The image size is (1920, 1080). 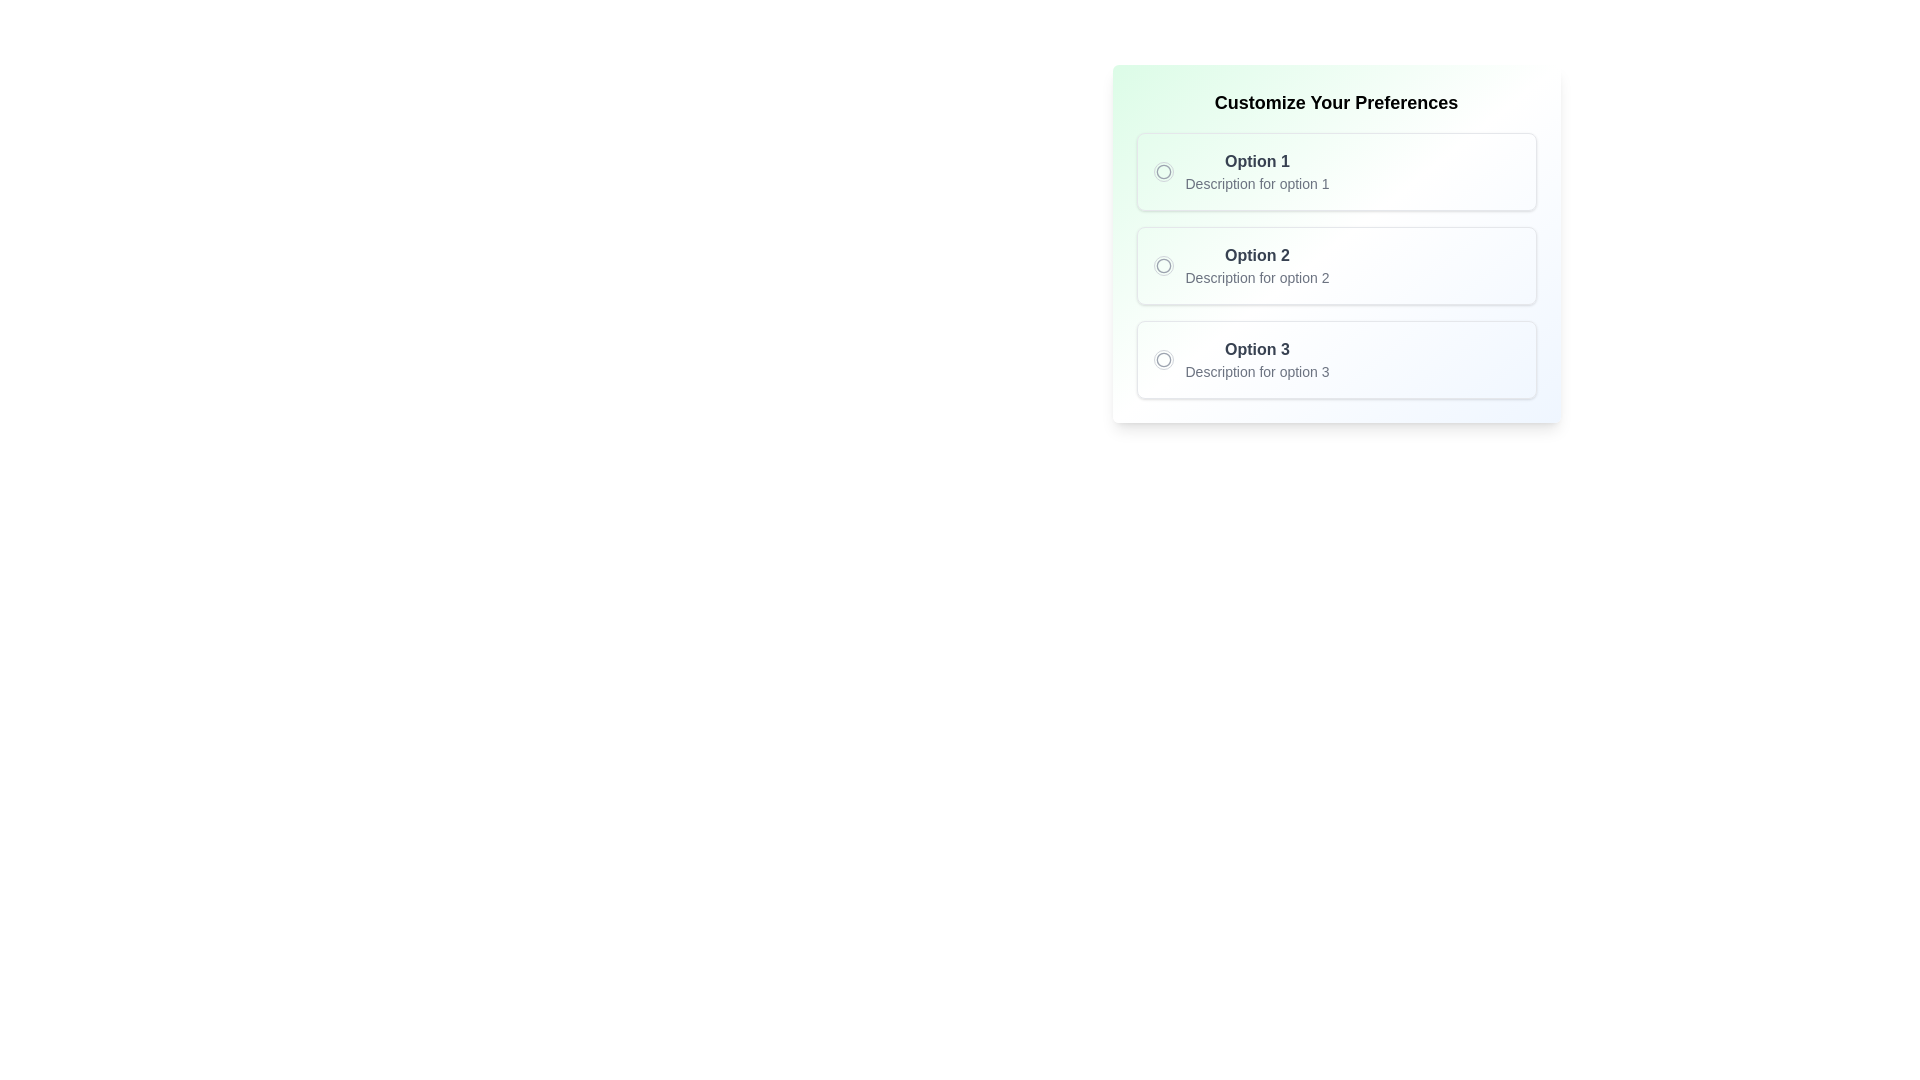 I want to click on the radio button, so click(x=1163, y=358).